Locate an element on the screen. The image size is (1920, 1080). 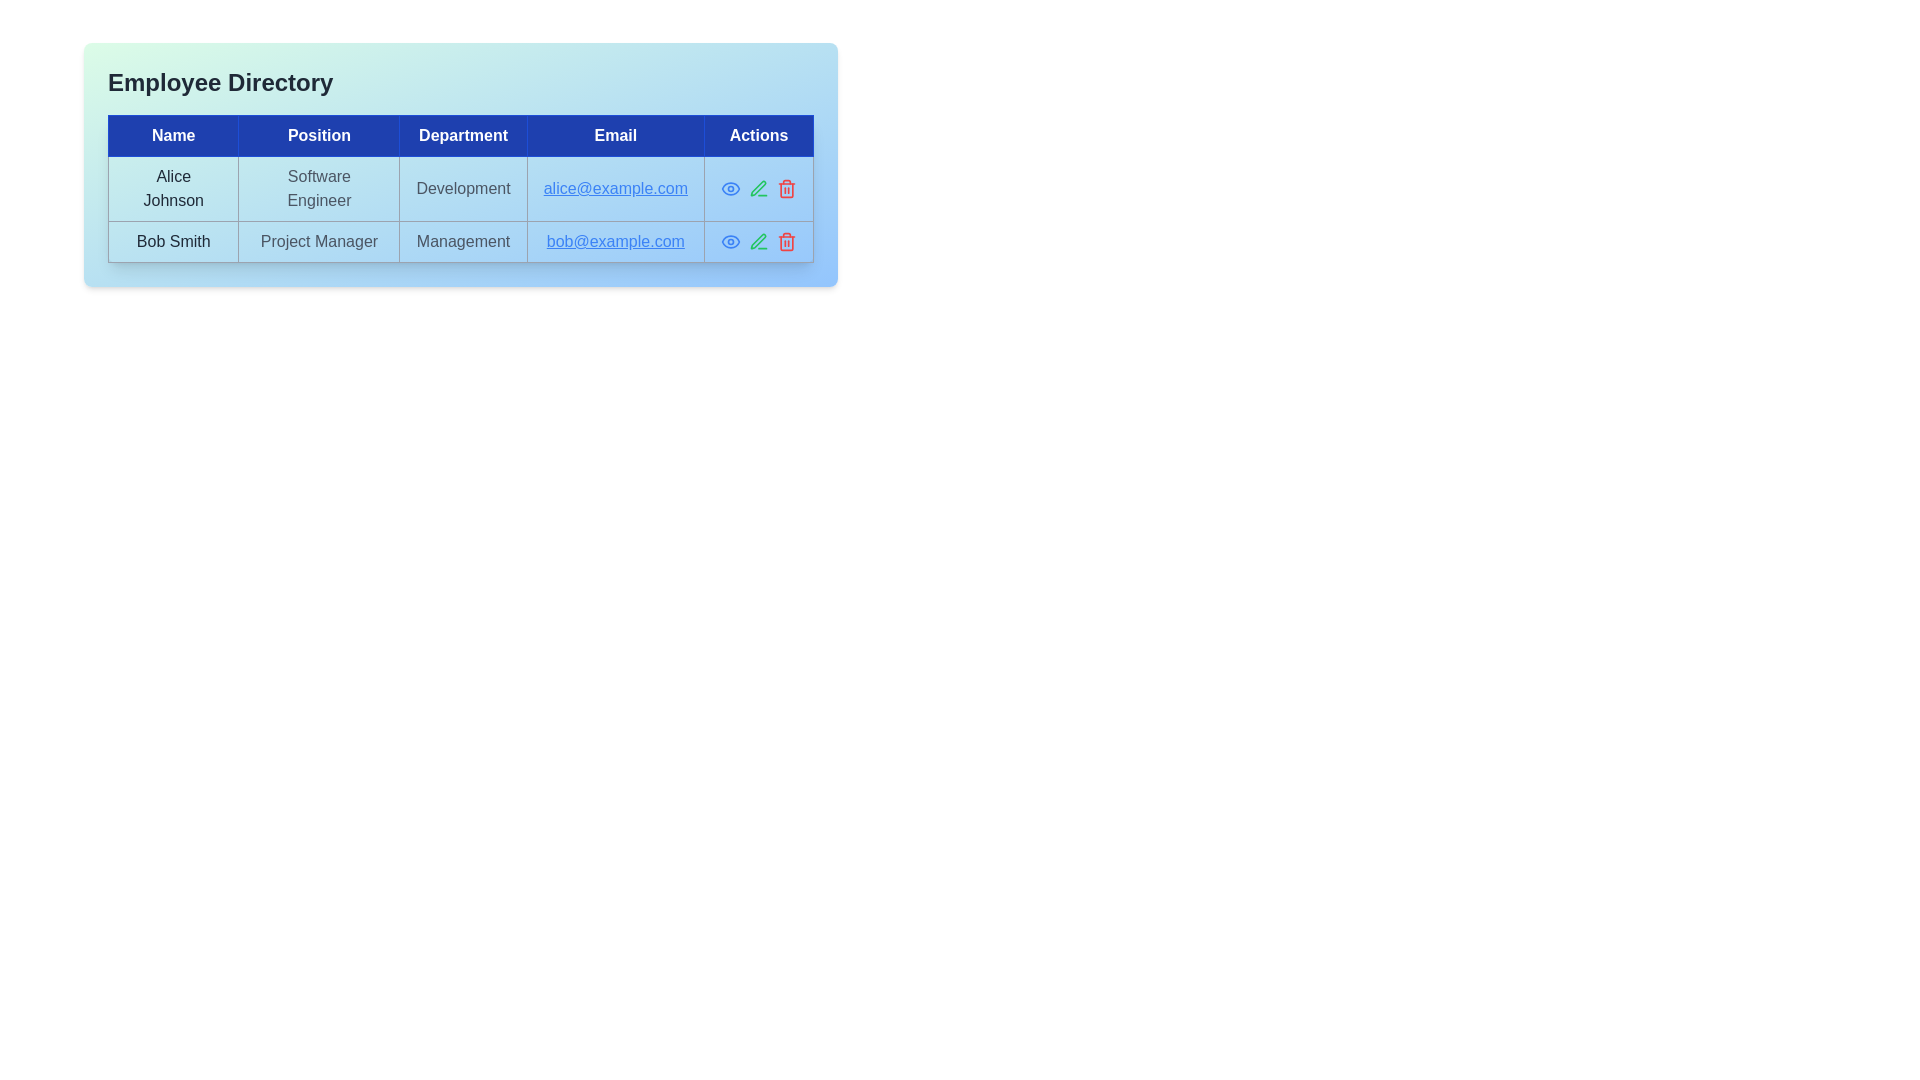
the green pen icon button in the second row of the 'Actions' column is located at coordinates (757, 189).